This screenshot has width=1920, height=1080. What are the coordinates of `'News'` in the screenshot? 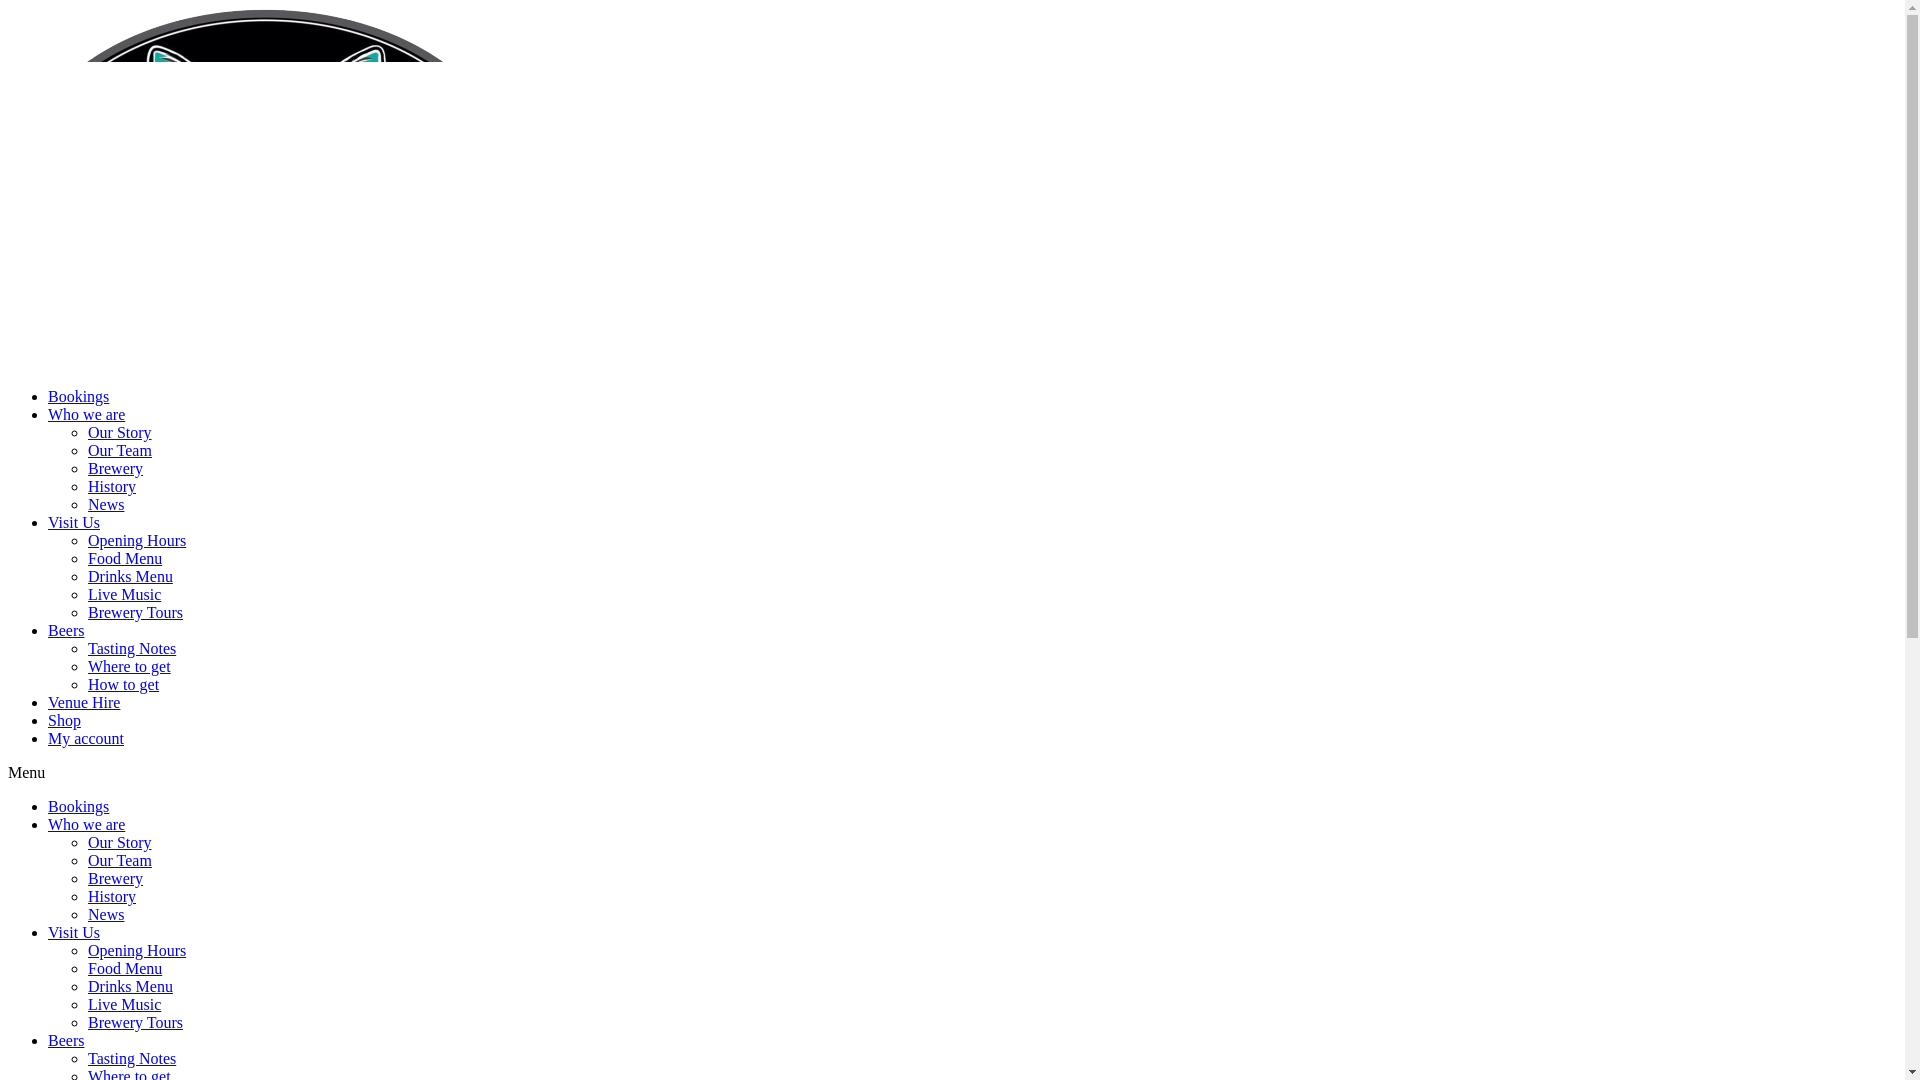 It's located at (104, 914).